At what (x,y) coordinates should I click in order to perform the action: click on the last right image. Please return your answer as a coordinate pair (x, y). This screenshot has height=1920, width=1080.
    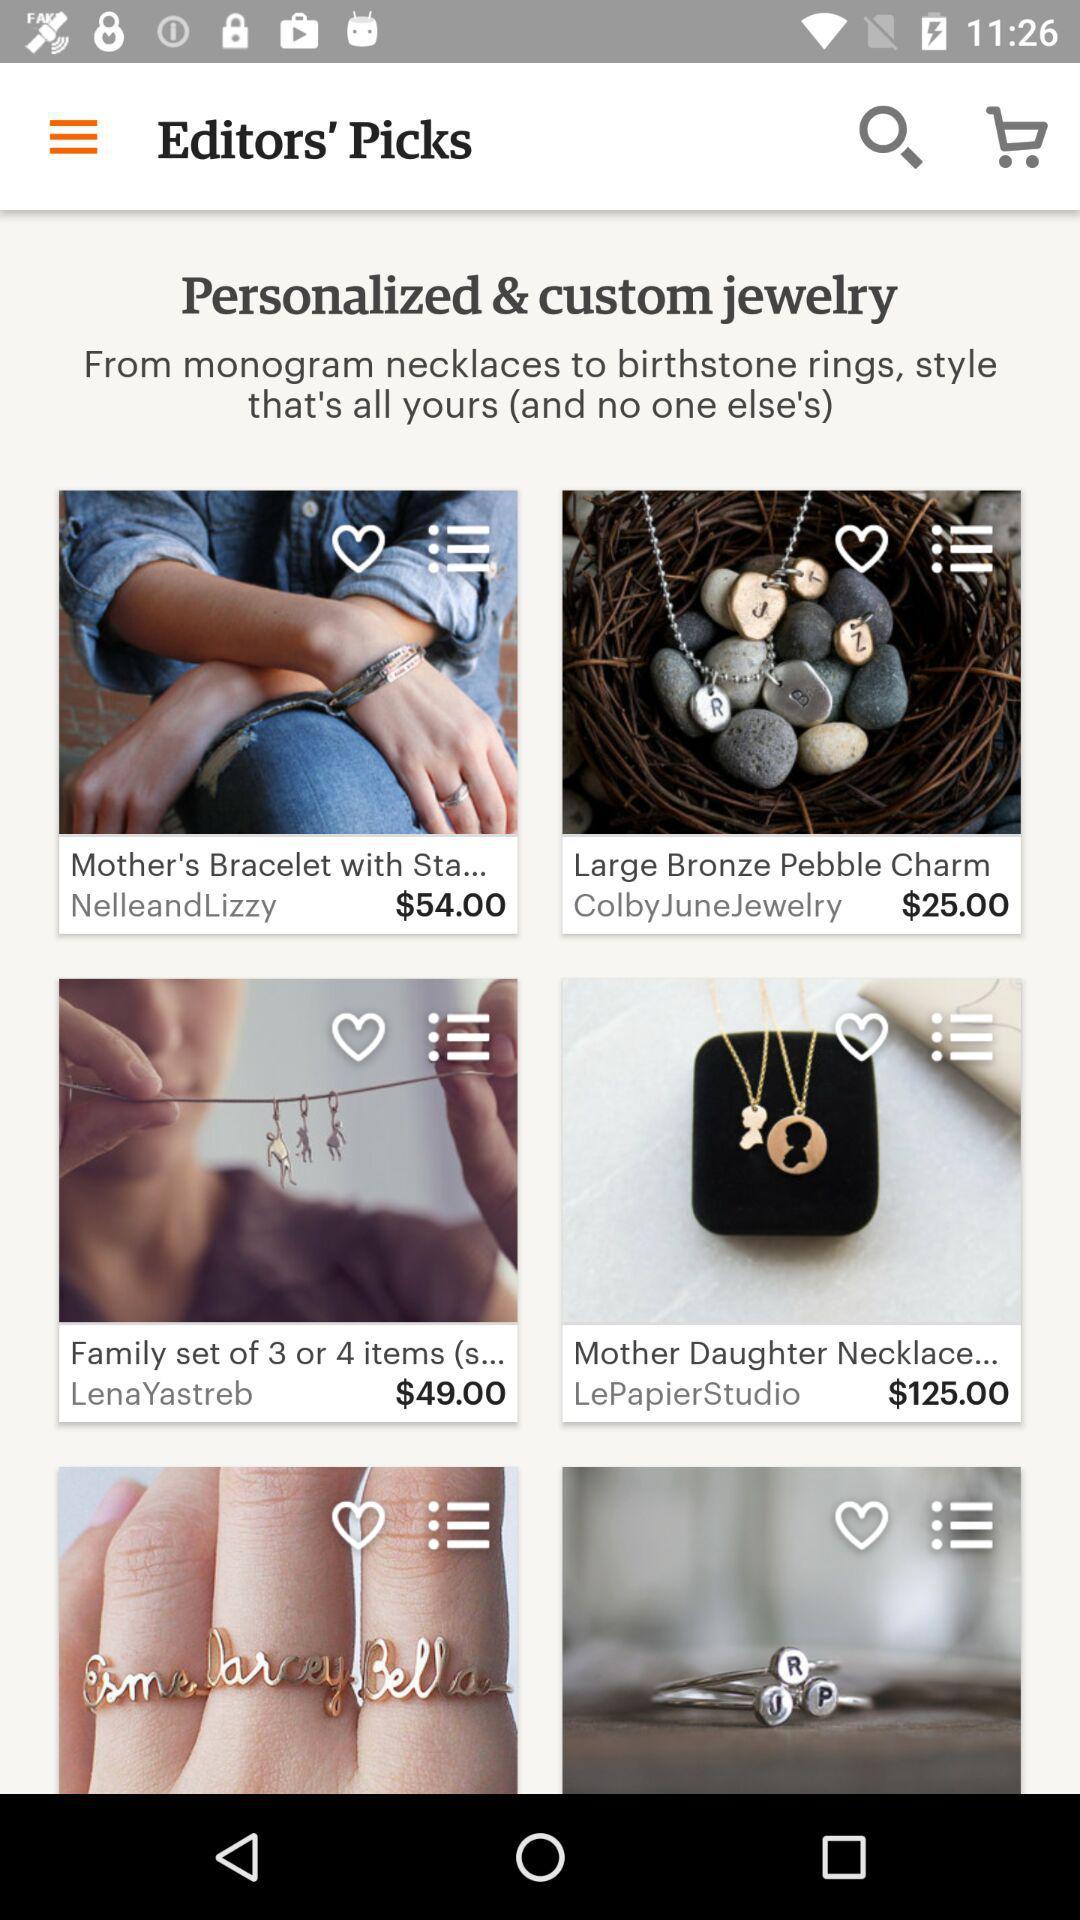
    Looking at the image, I should click on (288, 1630).